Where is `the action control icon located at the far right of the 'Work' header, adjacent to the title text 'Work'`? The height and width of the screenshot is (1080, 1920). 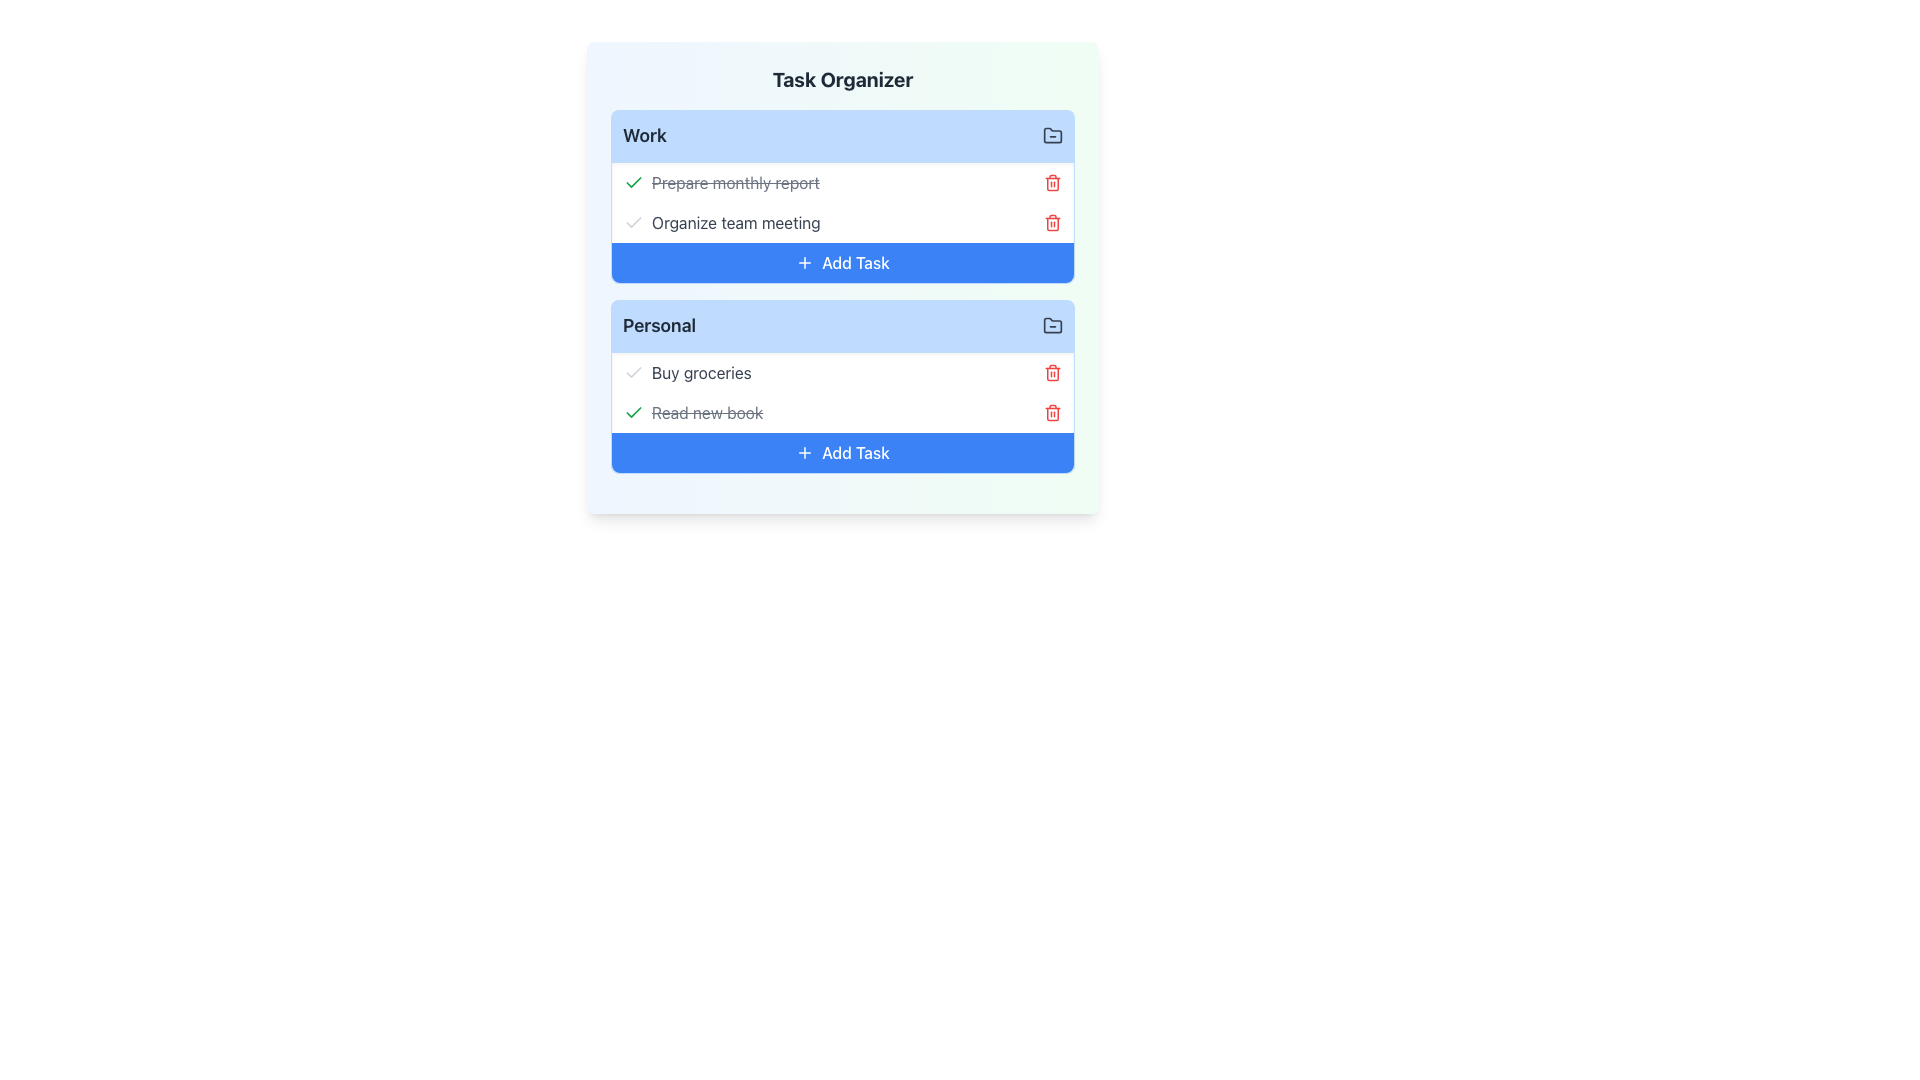 the action control icon located at the far right of the 'Work' header, adjacent to the title text 'Work' is located at coordinates (1051, 135).